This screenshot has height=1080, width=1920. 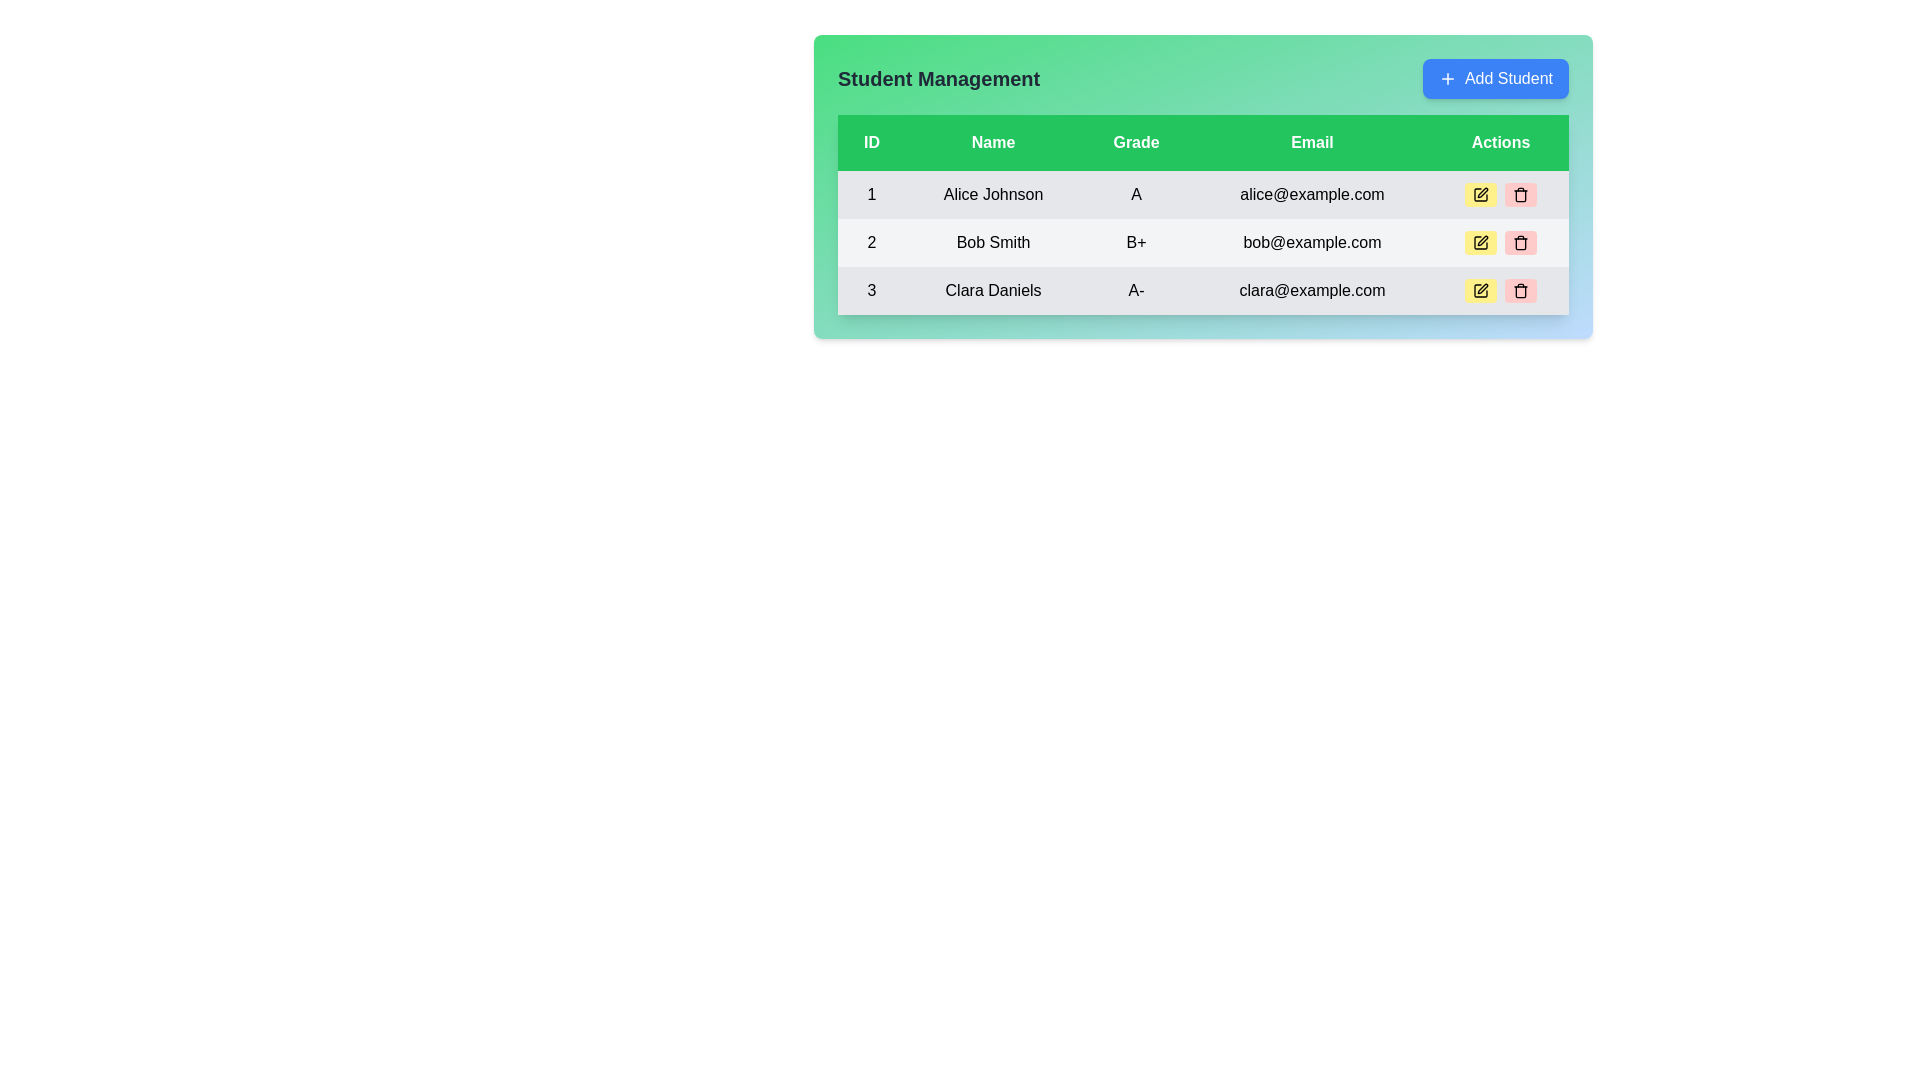 I want to click on the 'Email' header label, which is a rectangular label displaying the text in white on a green background, located in the top section of the table header, so click(x=1312, y=141).